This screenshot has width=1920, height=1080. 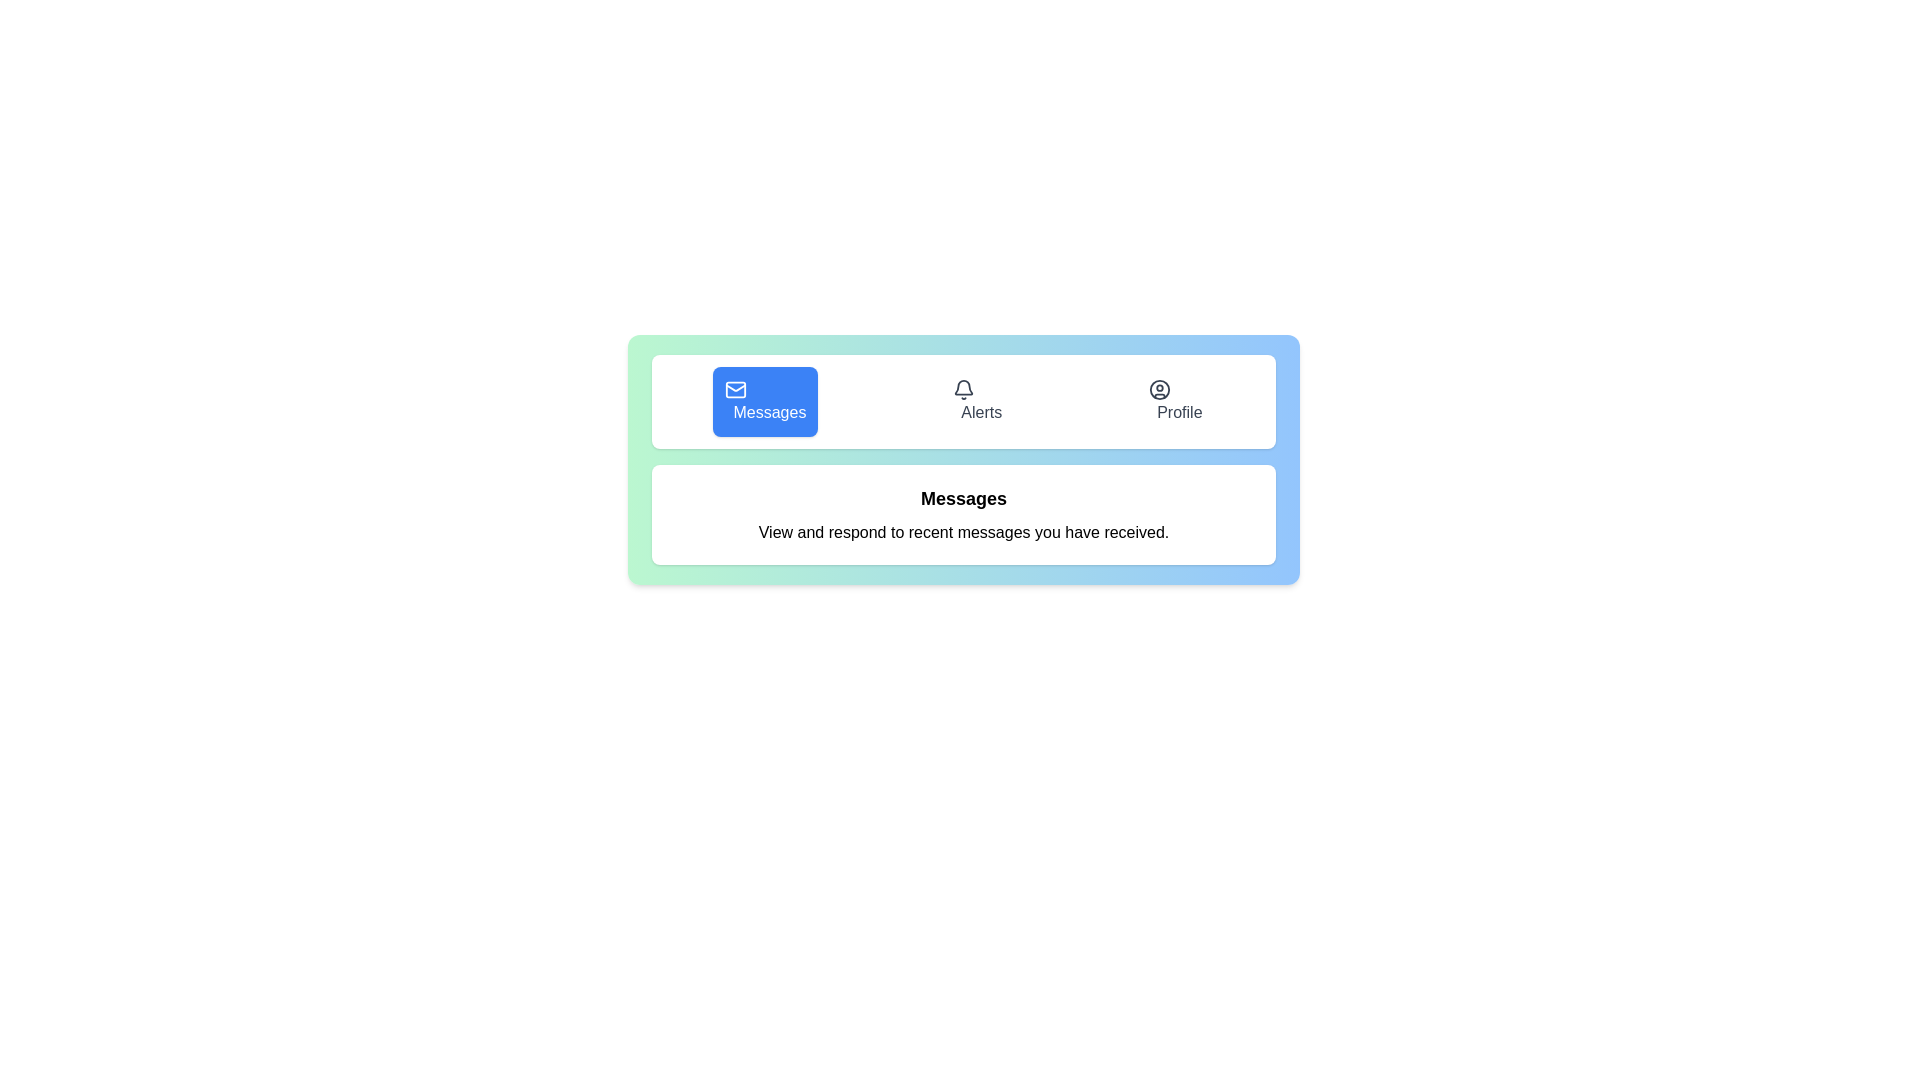 I want to click on the Profile tab by clicking on its button, so click(x=1175, y=401).